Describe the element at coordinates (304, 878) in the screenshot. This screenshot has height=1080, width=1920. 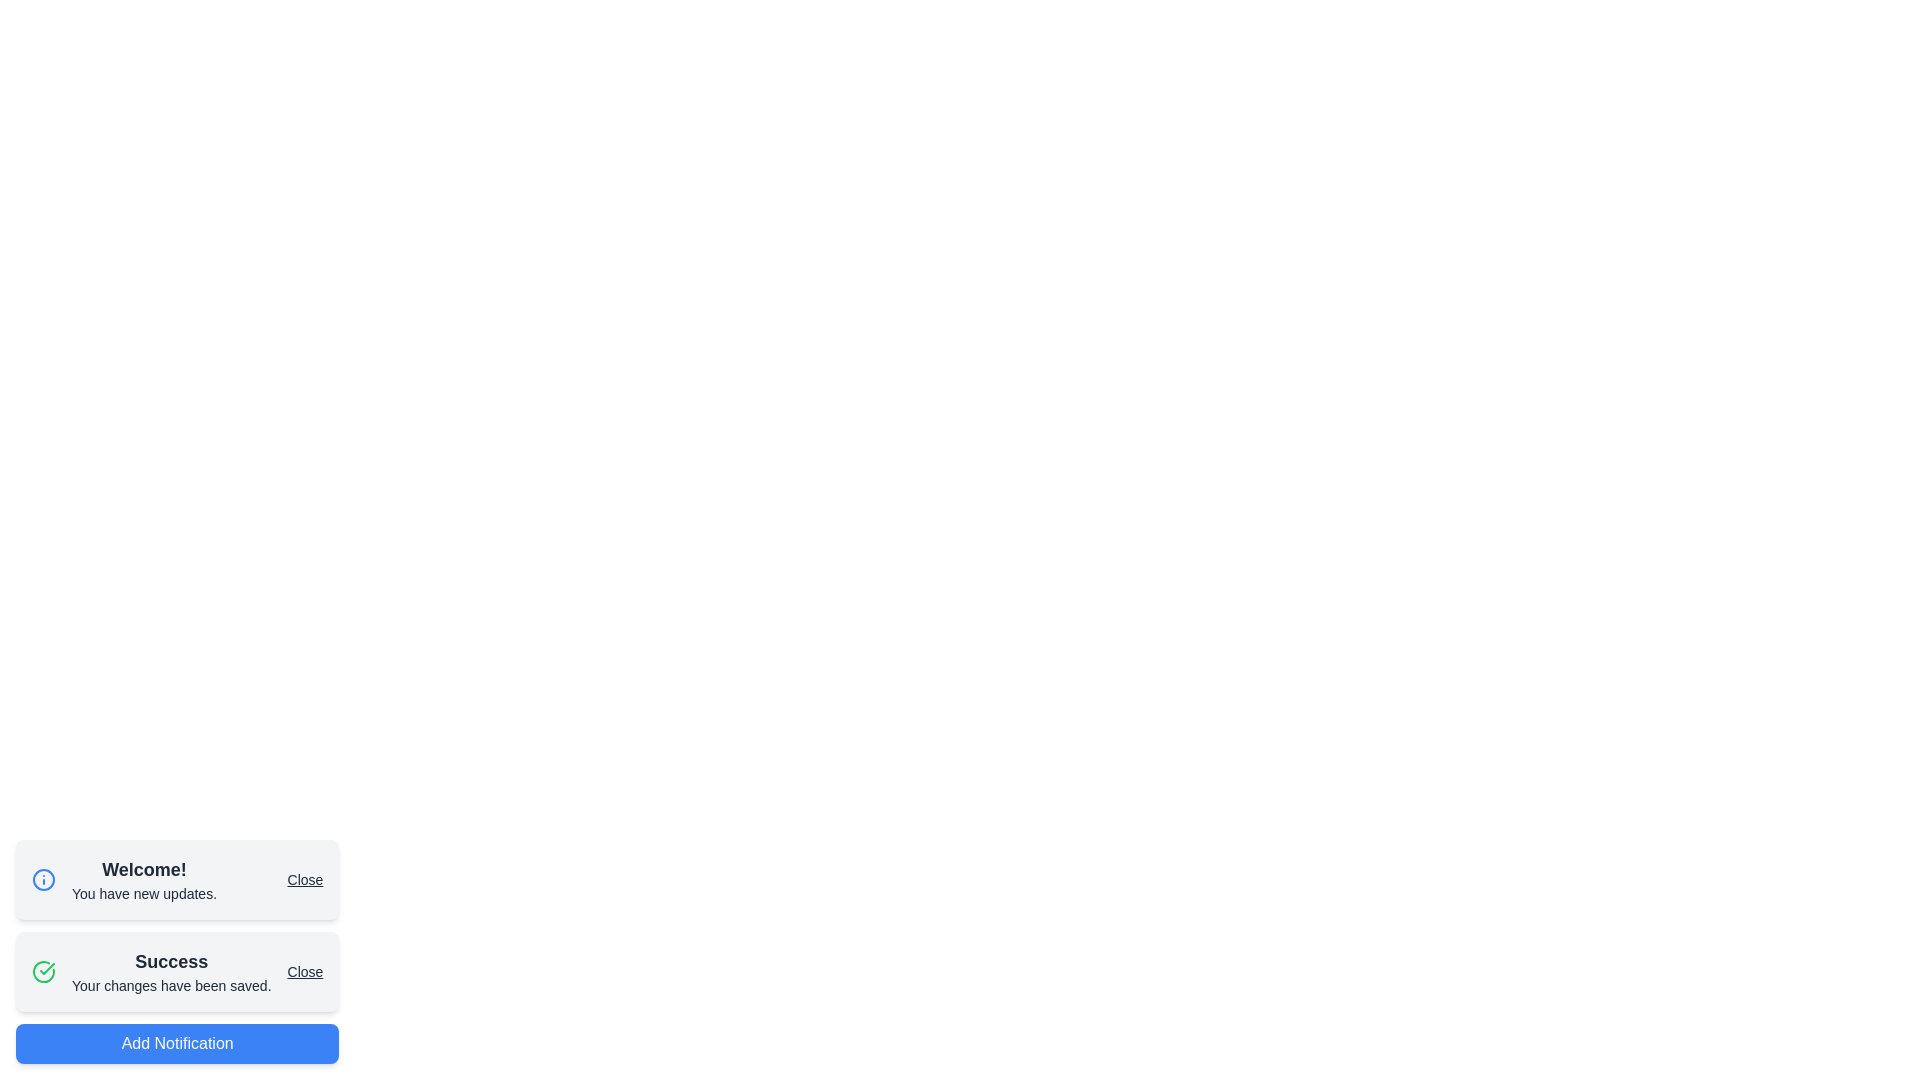
I see `the 'Close' button, which is a clickable text link styled with an underline, located on the far right of the notification box` at that location.